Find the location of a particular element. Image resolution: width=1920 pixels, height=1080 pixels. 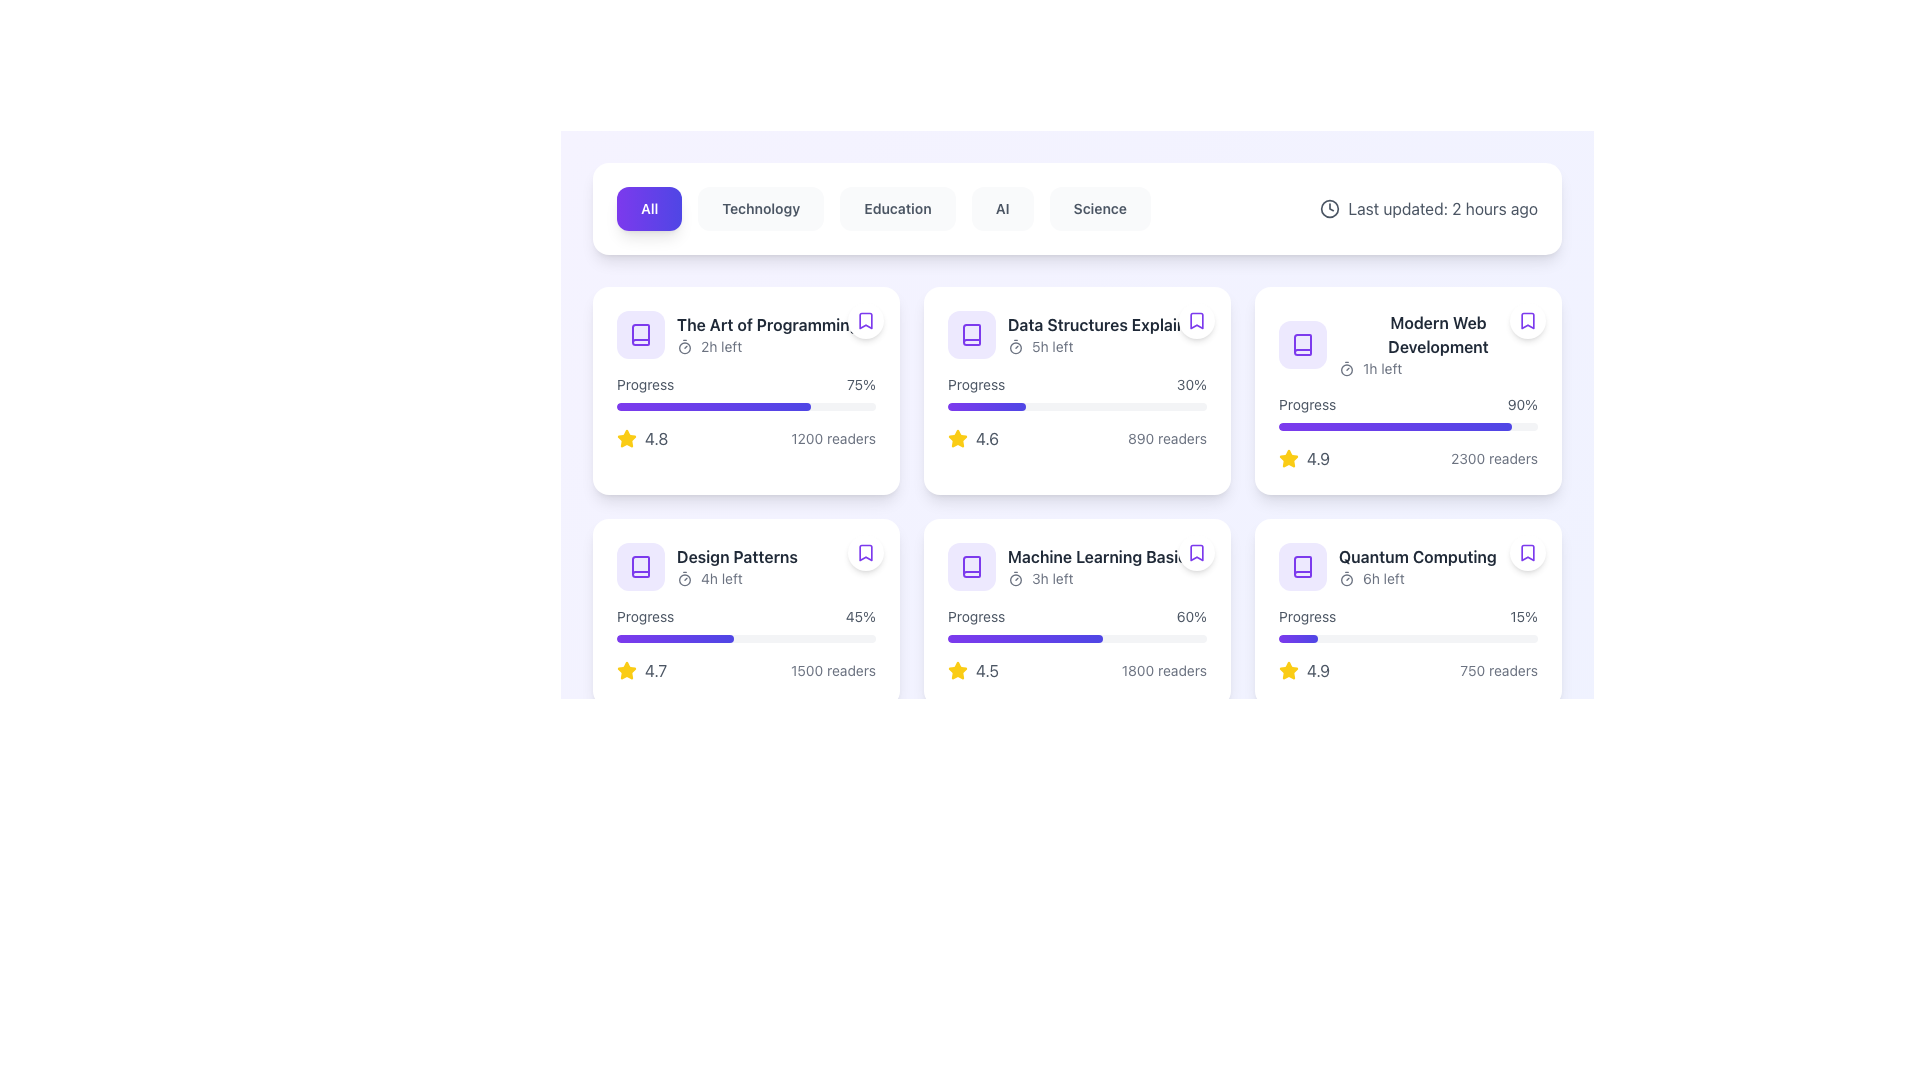

information displayed in the text element that shows '890 readers' at the bottom right corner of the card labeled 'Data Structures Explained' is located at coordinates (1167, 438).